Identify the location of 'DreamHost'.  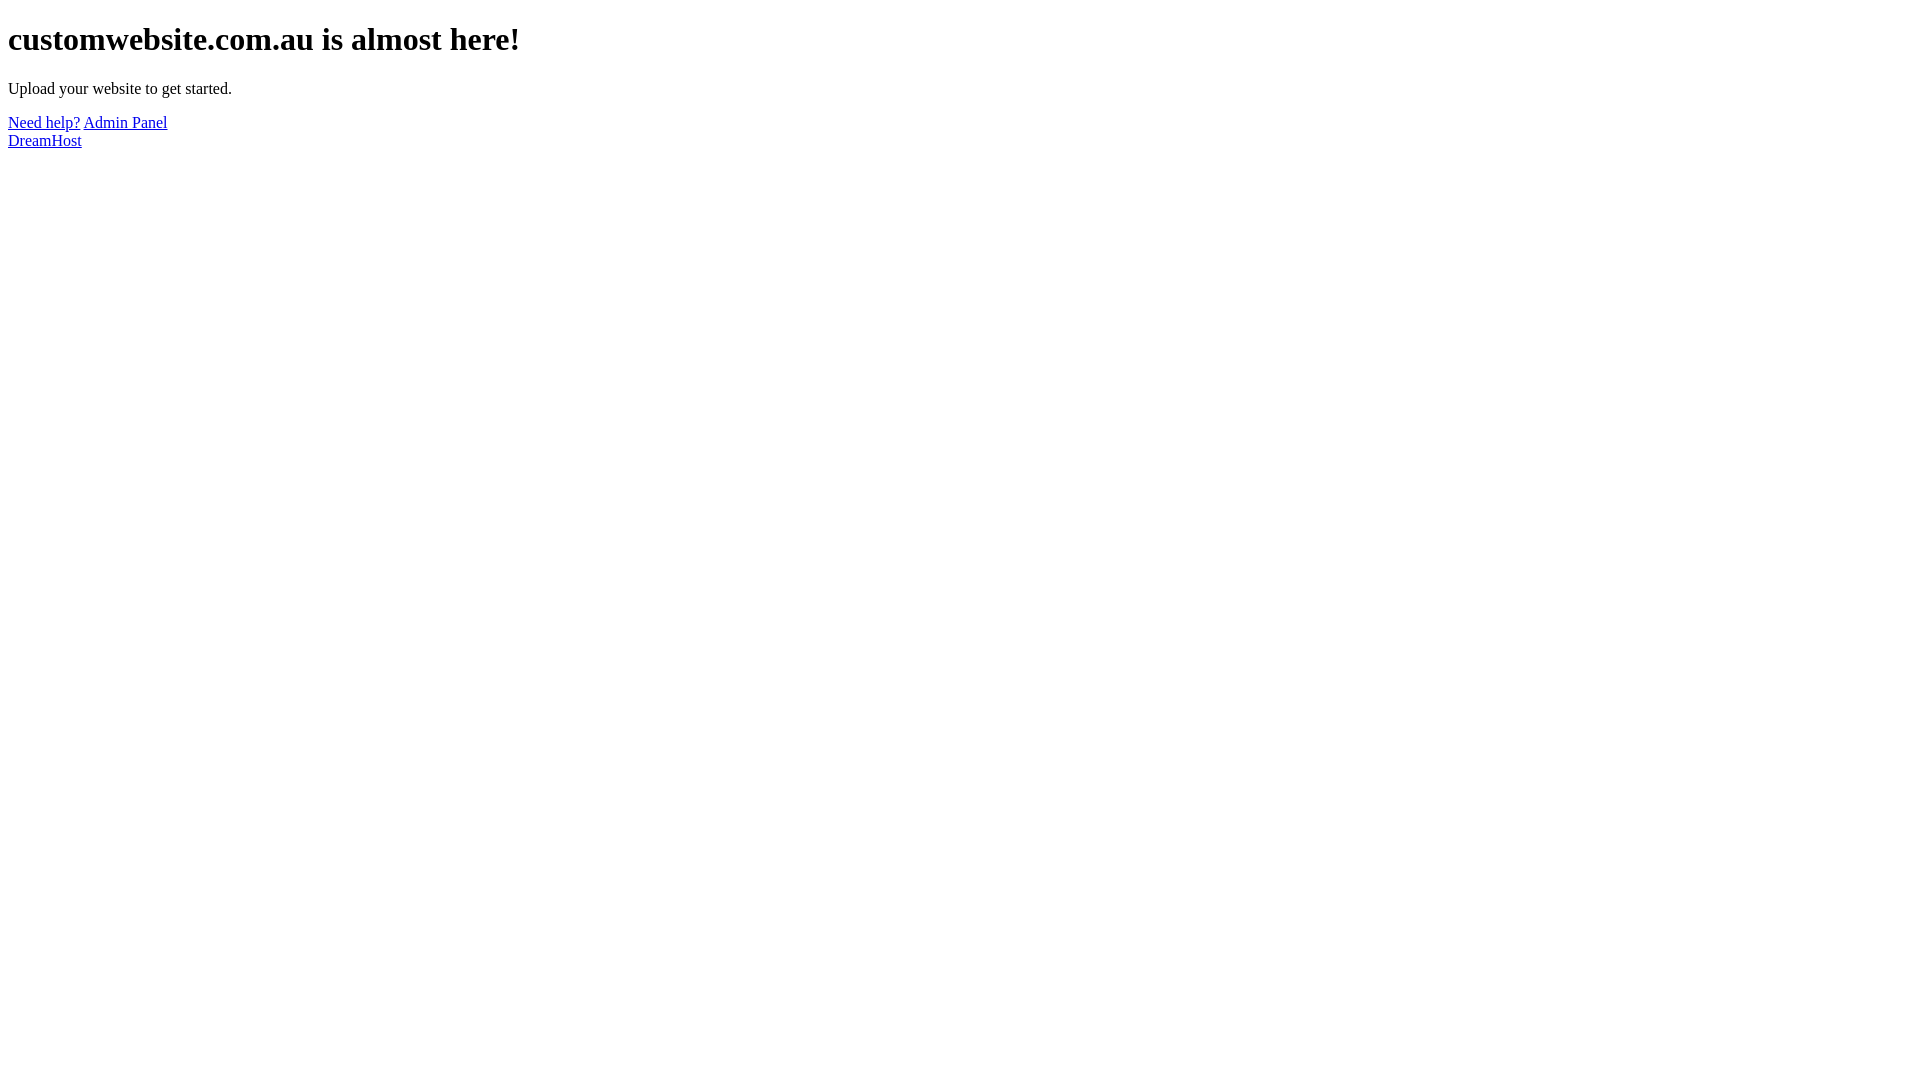
(8, 139).